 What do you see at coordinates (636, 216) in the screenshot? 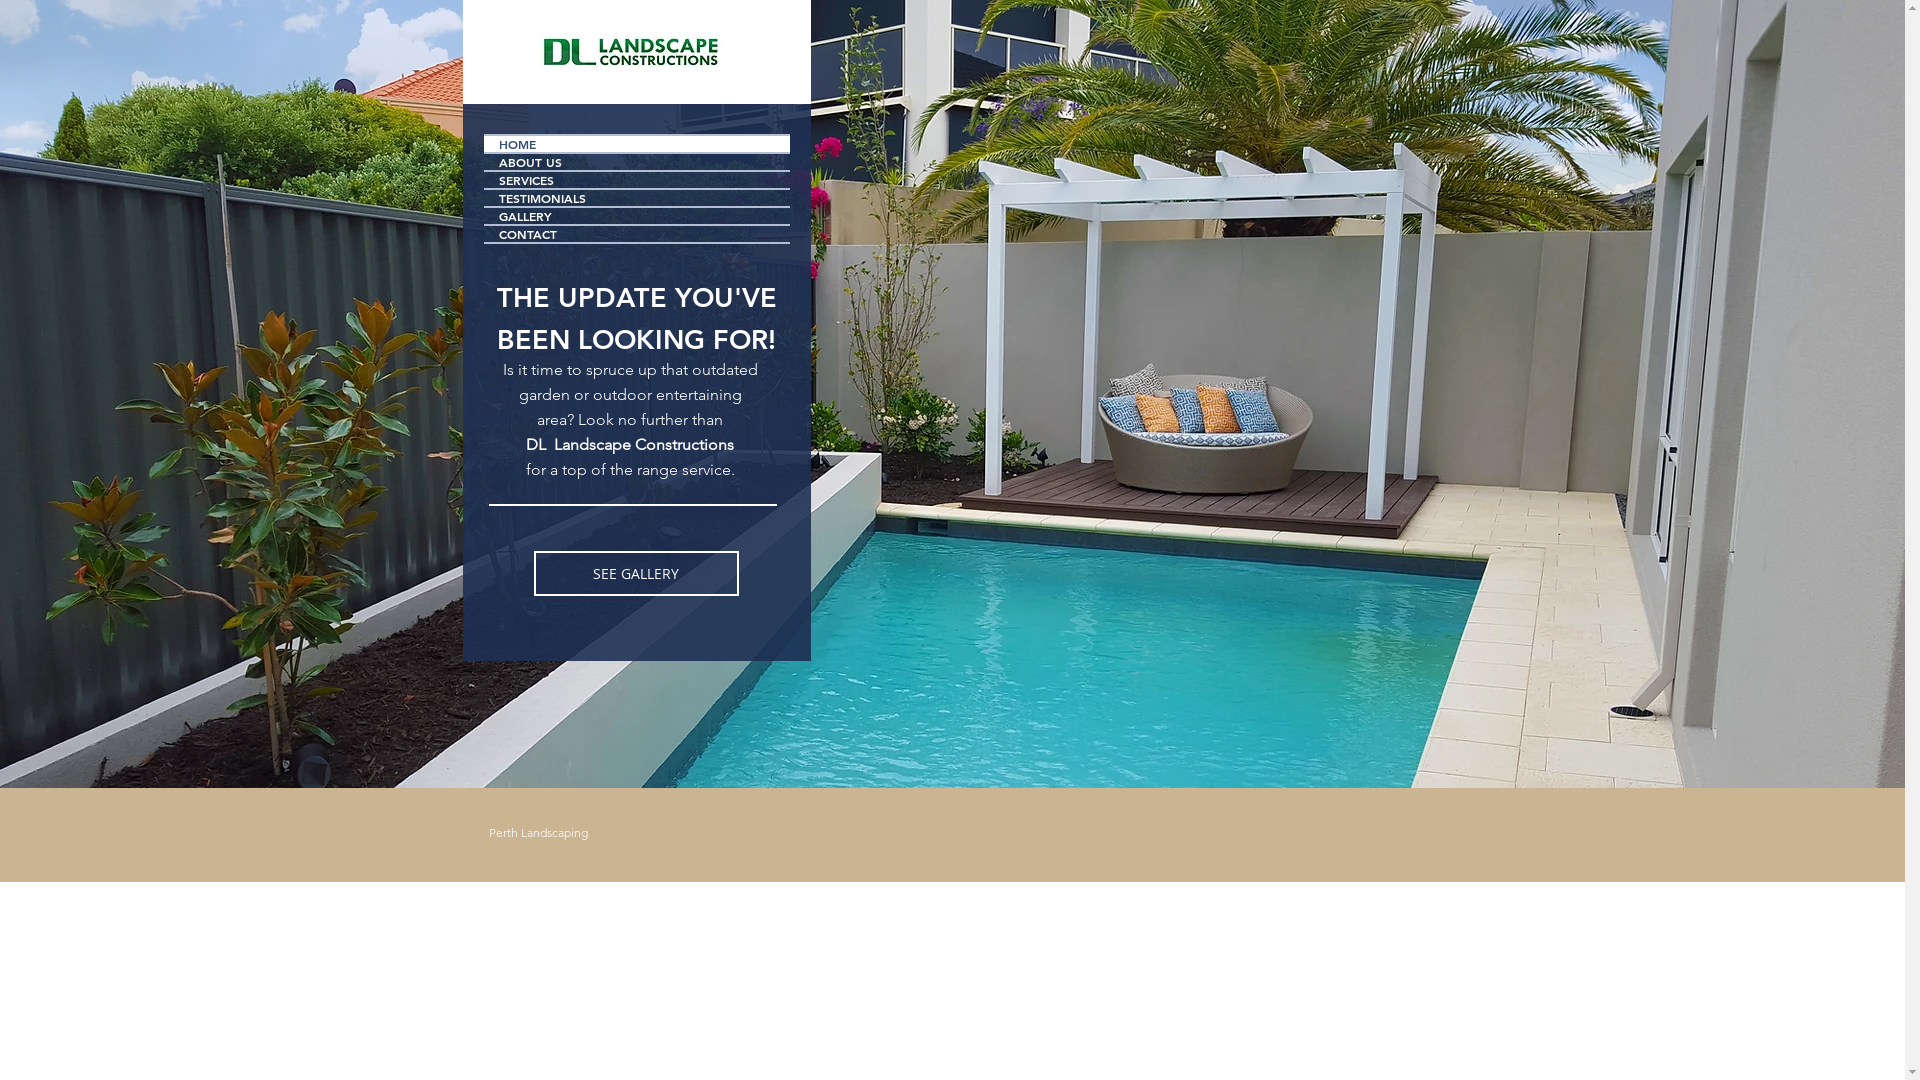
I see `'GALLERY'` at bounding box center [636, 216].